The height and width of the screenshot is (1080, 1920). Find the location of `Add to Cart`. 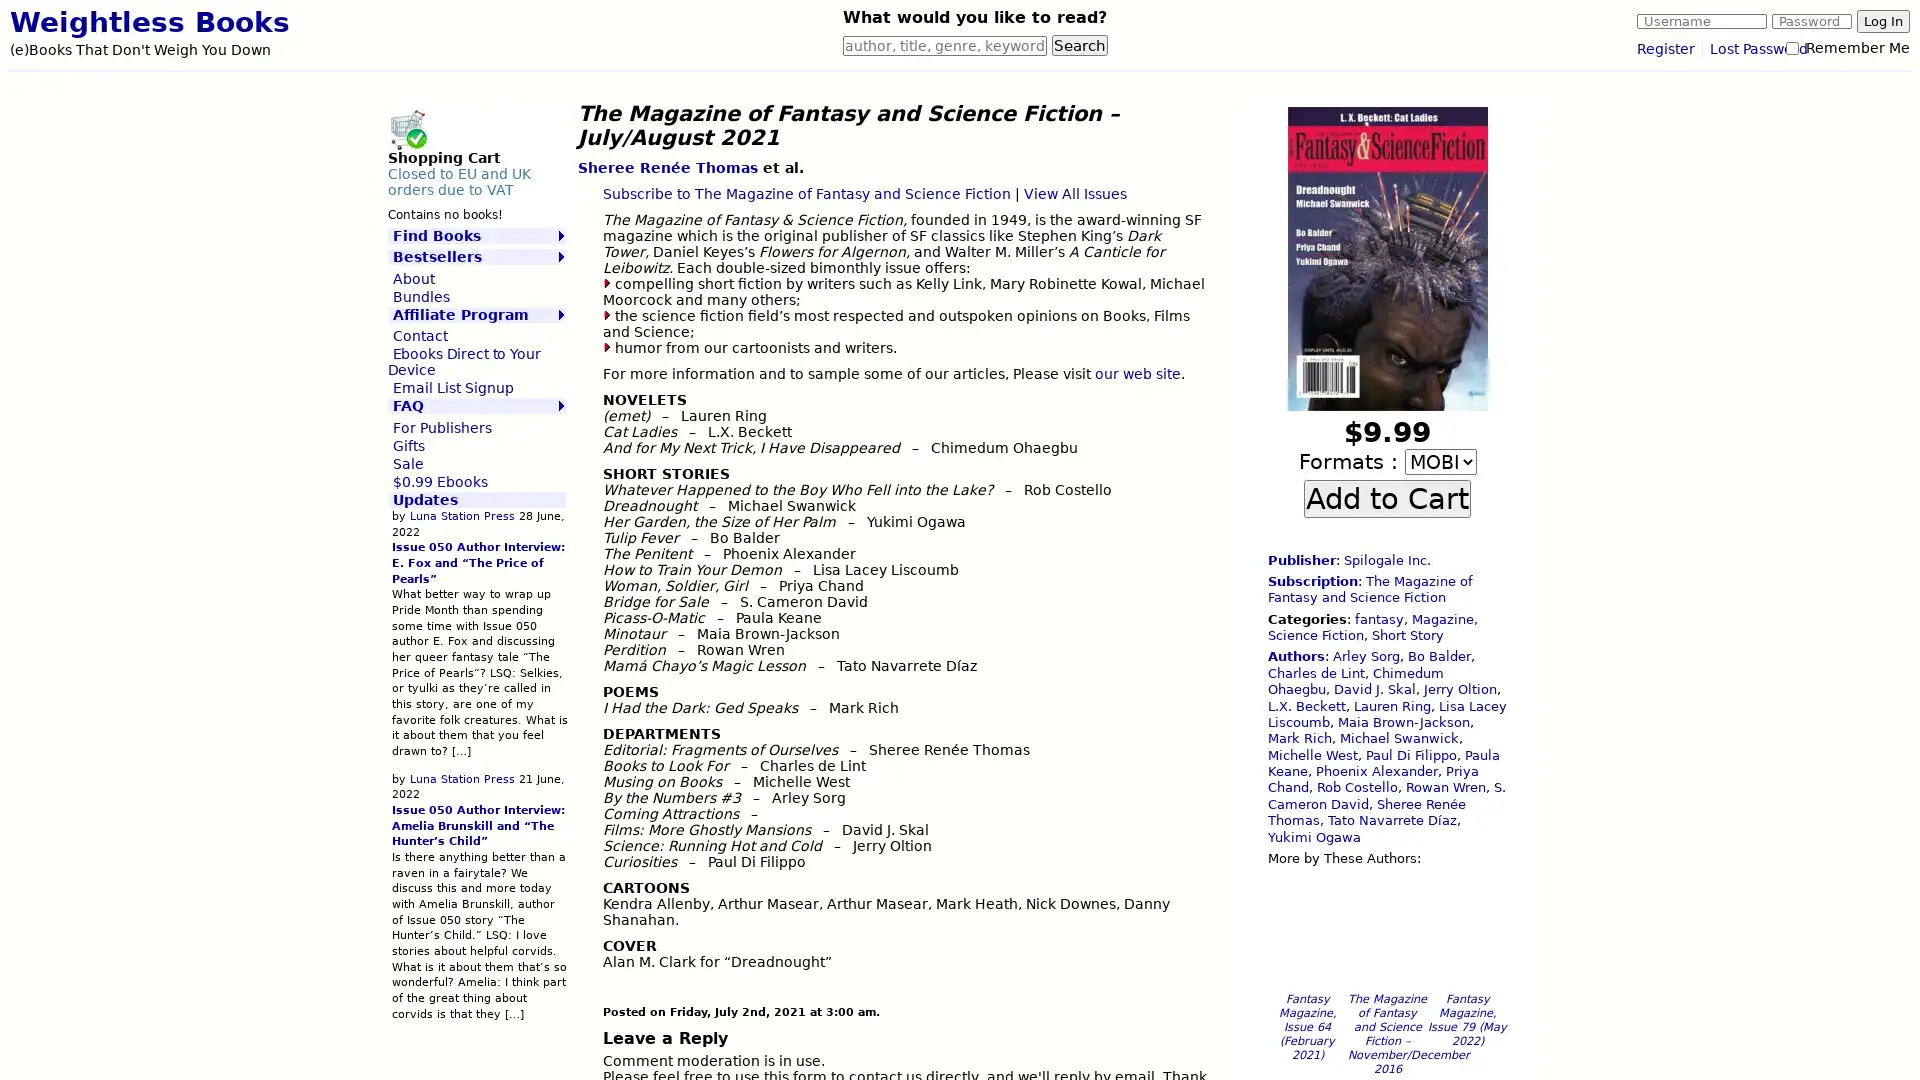

Add to Cart is located at coordinates (1386, 496).